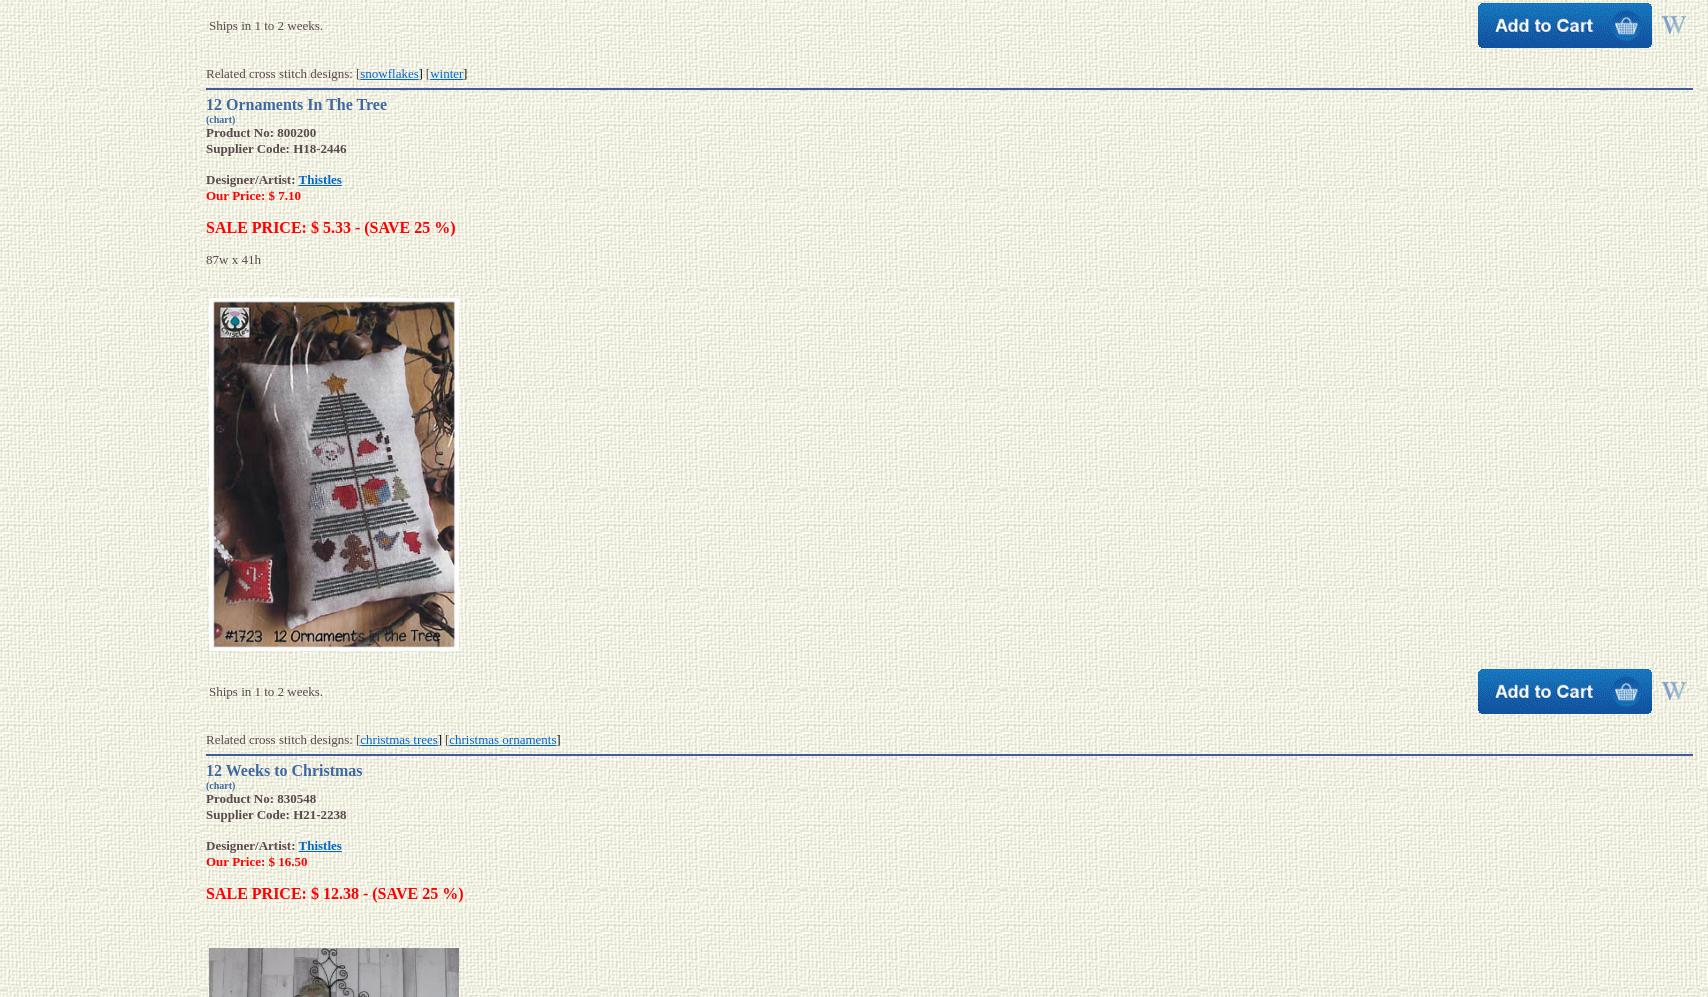 Image resolution: width=1708 pixels, height=997 pixels. I want to click on 'winter', so click(446, 71).